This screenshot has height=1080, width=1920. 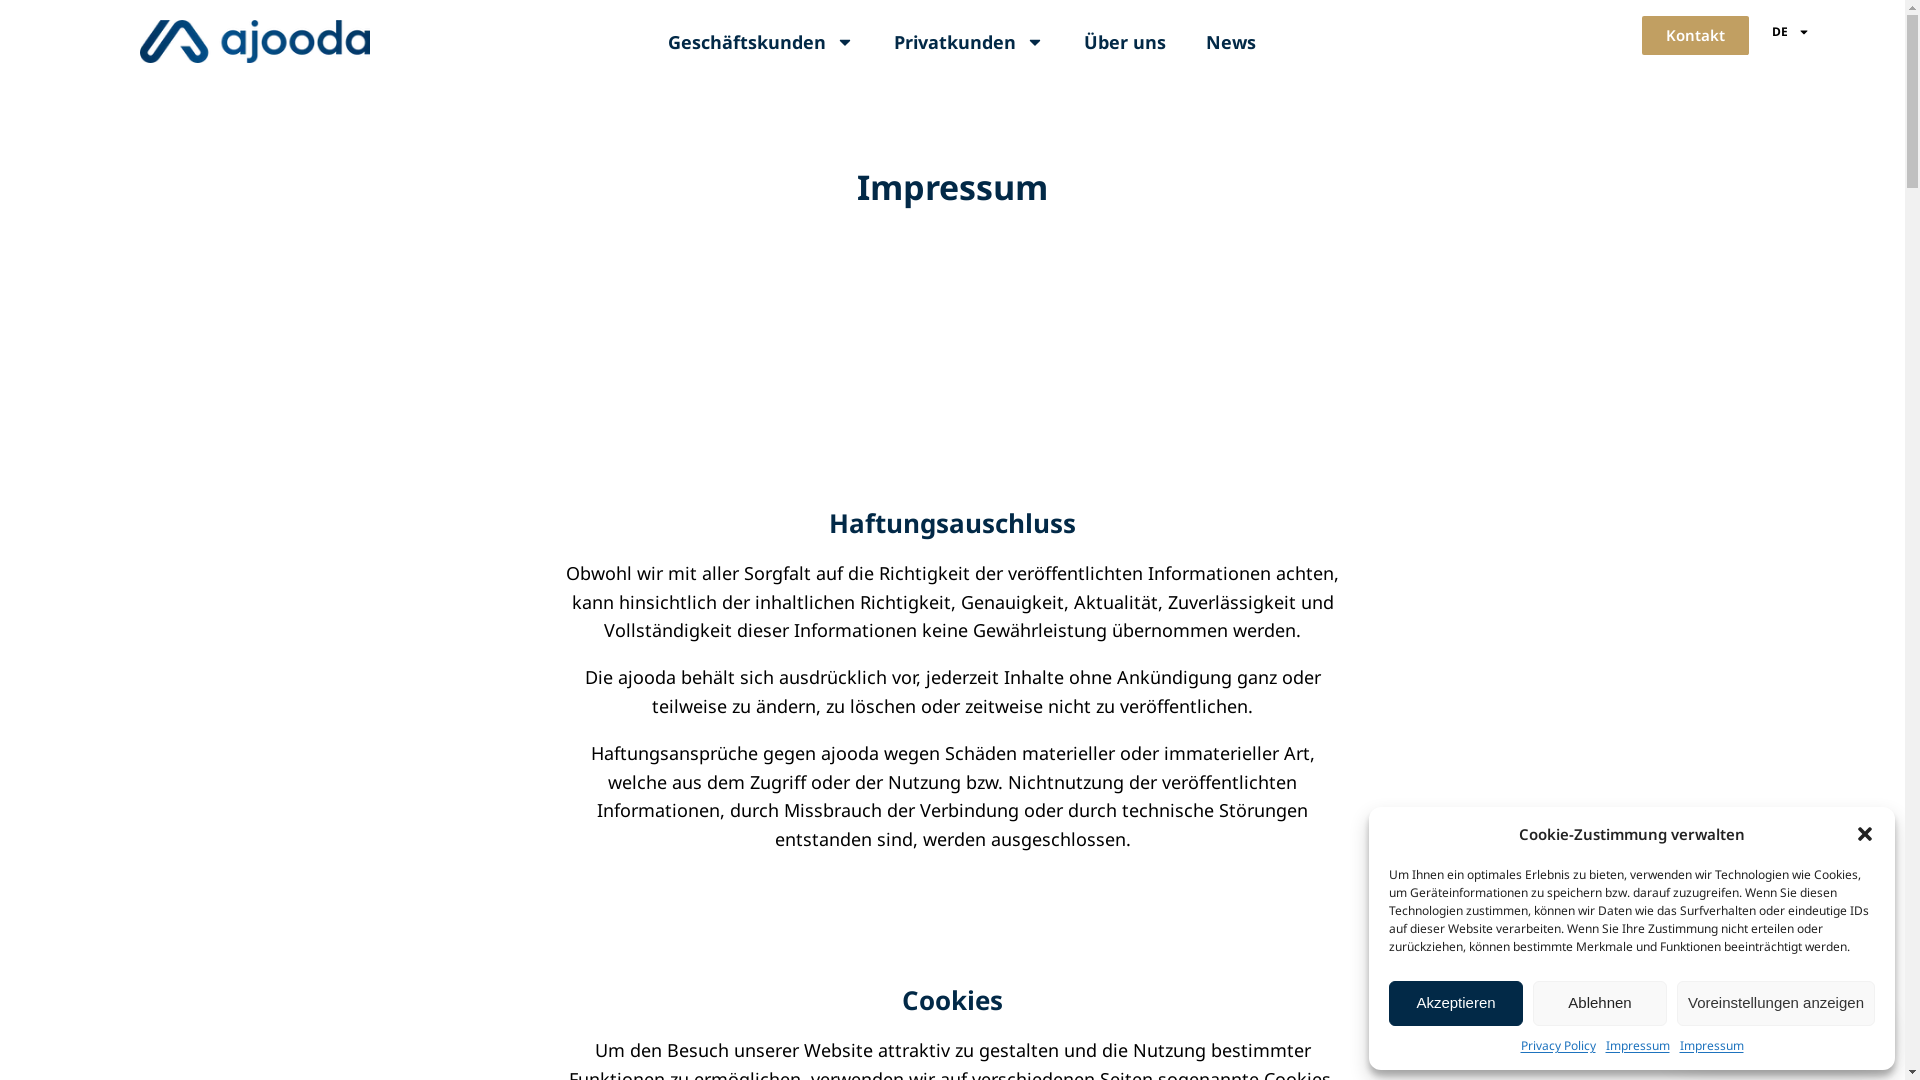 I want to click on 'Privacy Policy', so click(x=1520, y=1044).